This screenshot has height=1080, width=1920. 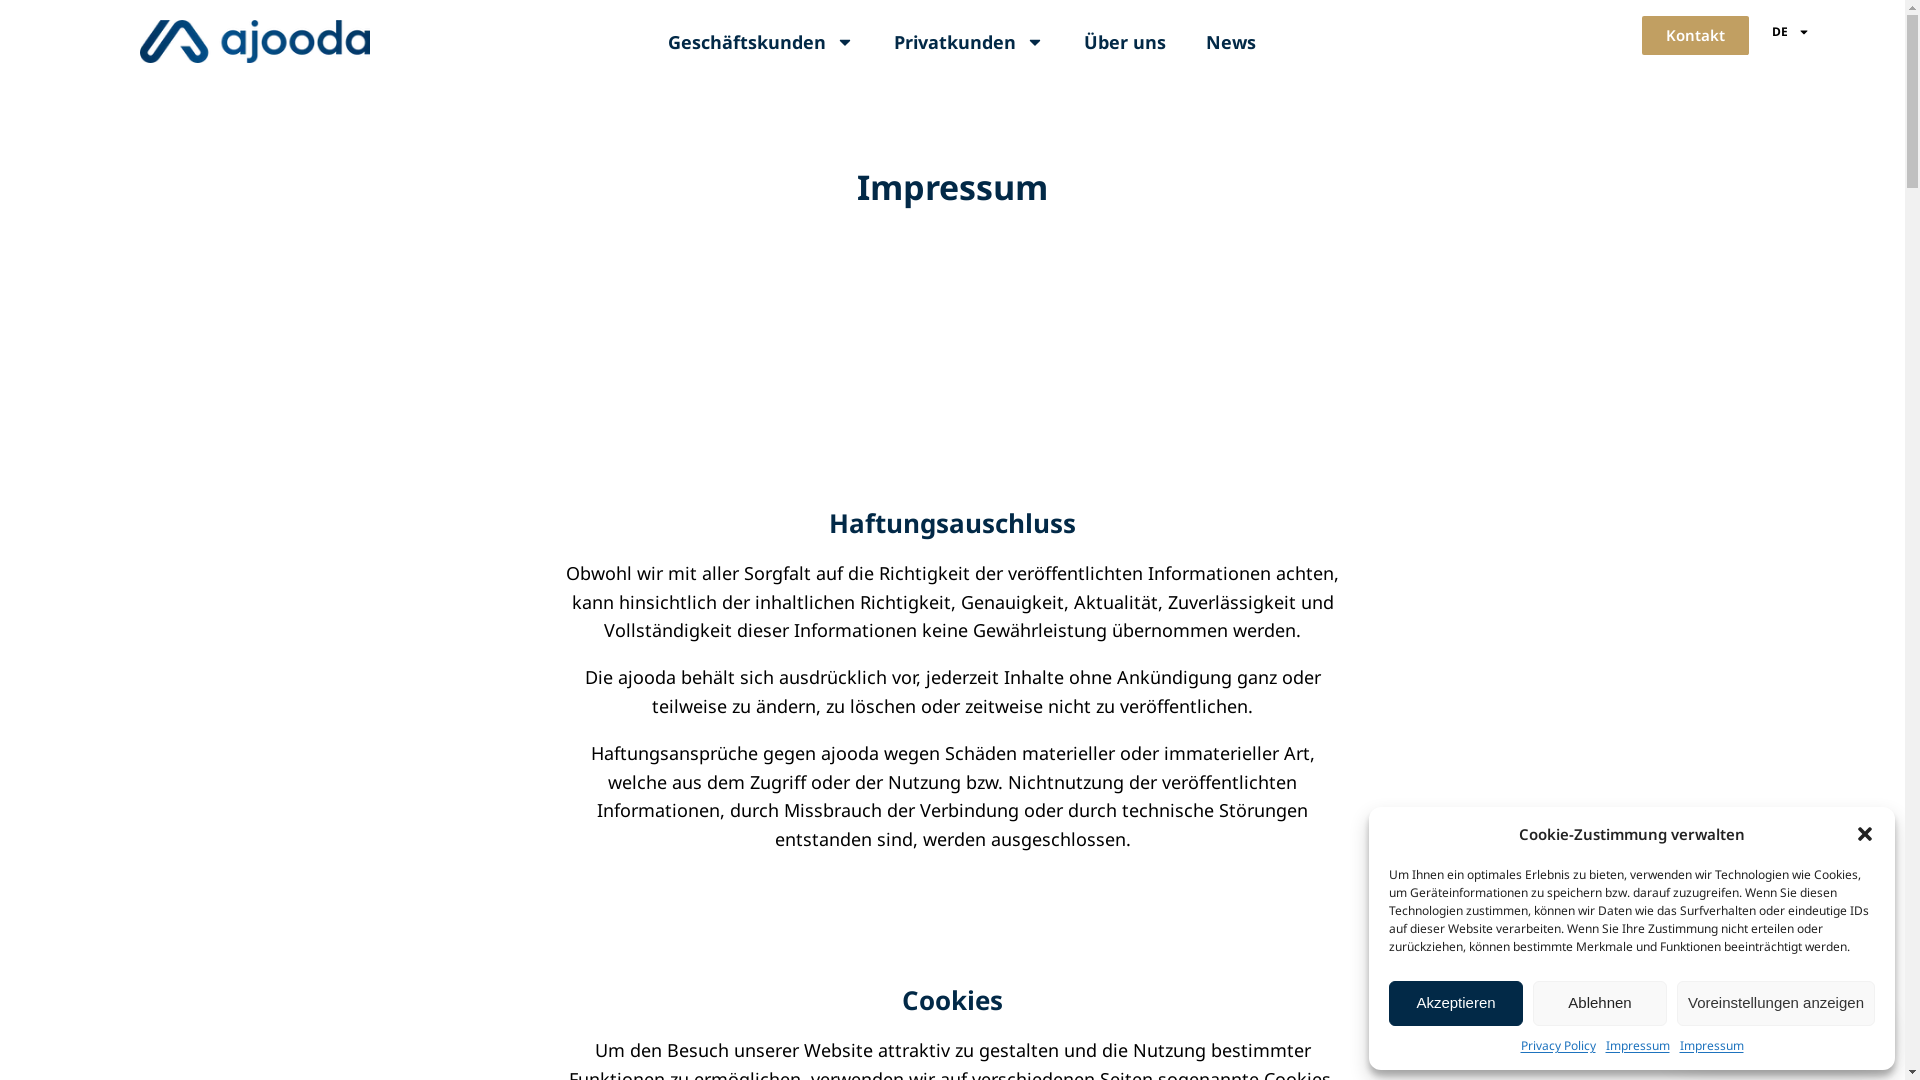 I want to click on 'Privacy Policy', so click(x=1520, y=1044).